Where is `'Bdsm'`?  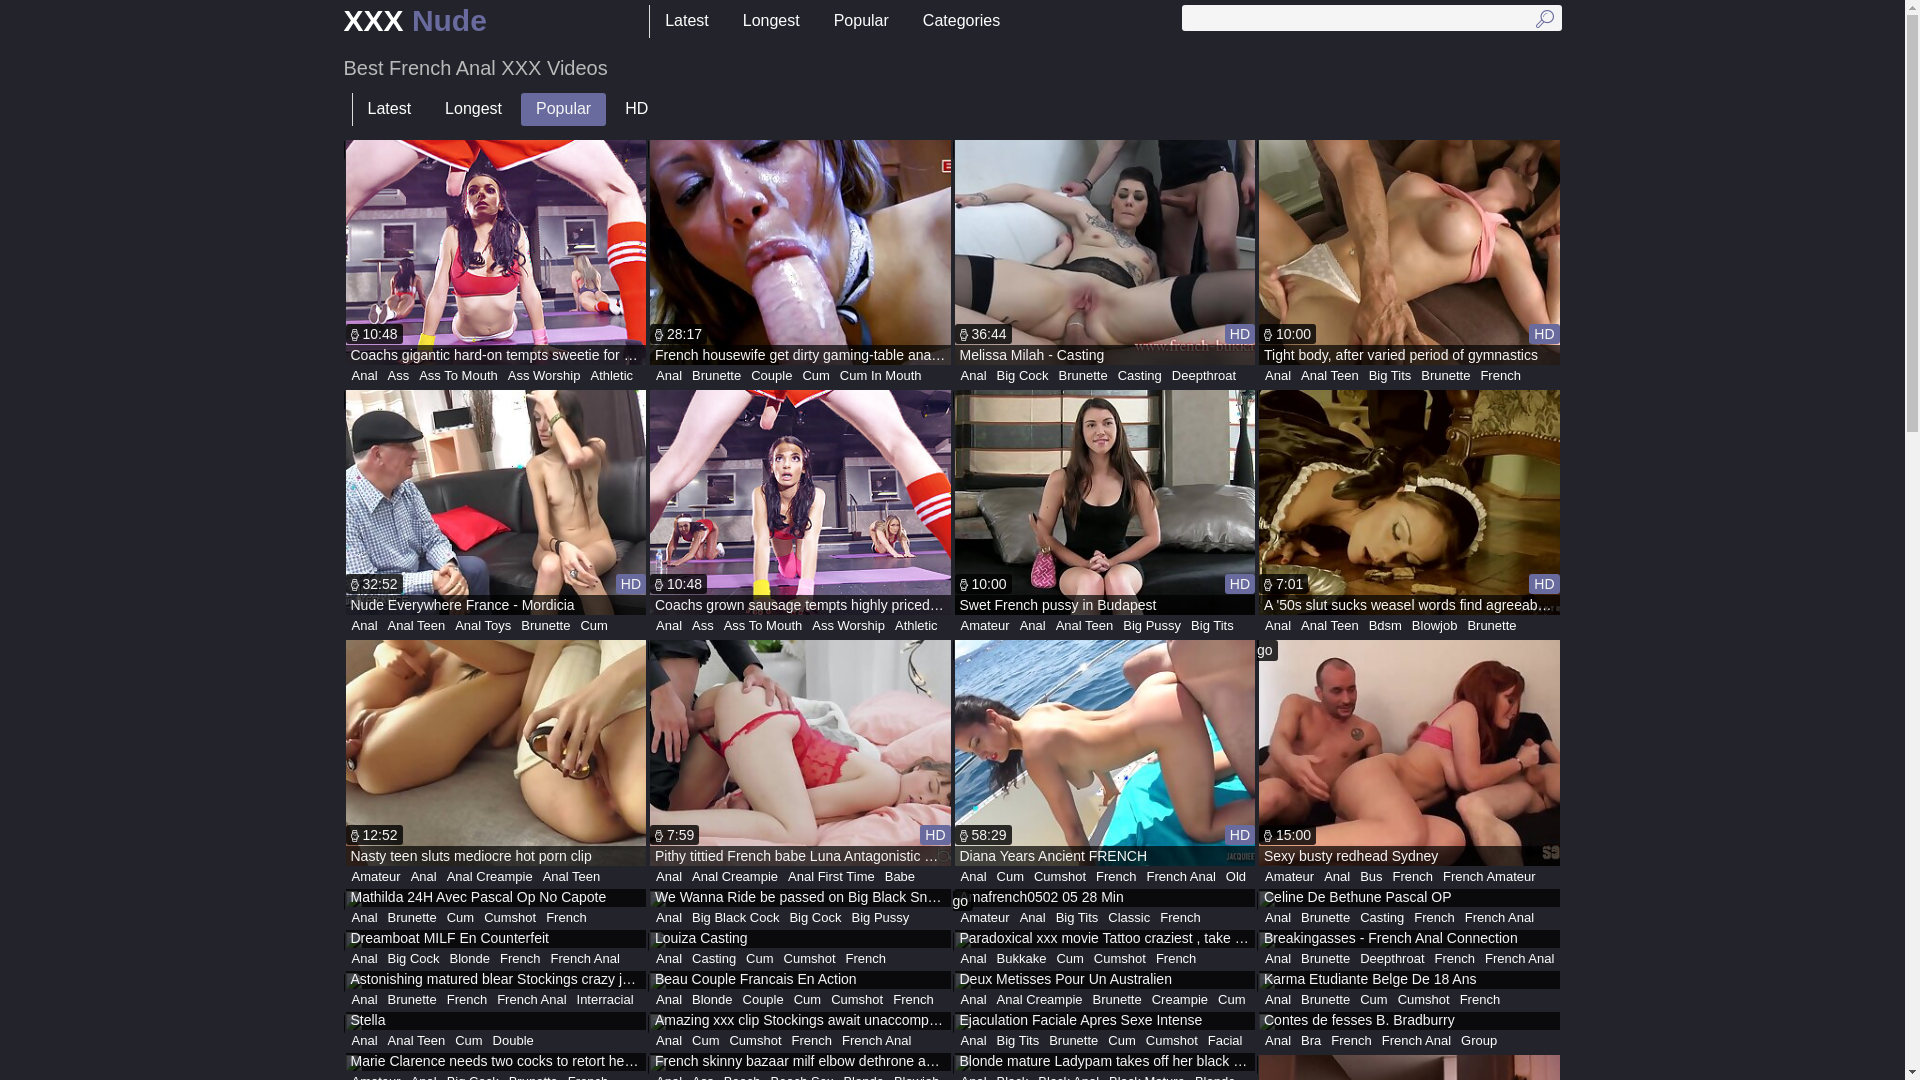
'Bdsm' is located at coordinates (1384, 624).